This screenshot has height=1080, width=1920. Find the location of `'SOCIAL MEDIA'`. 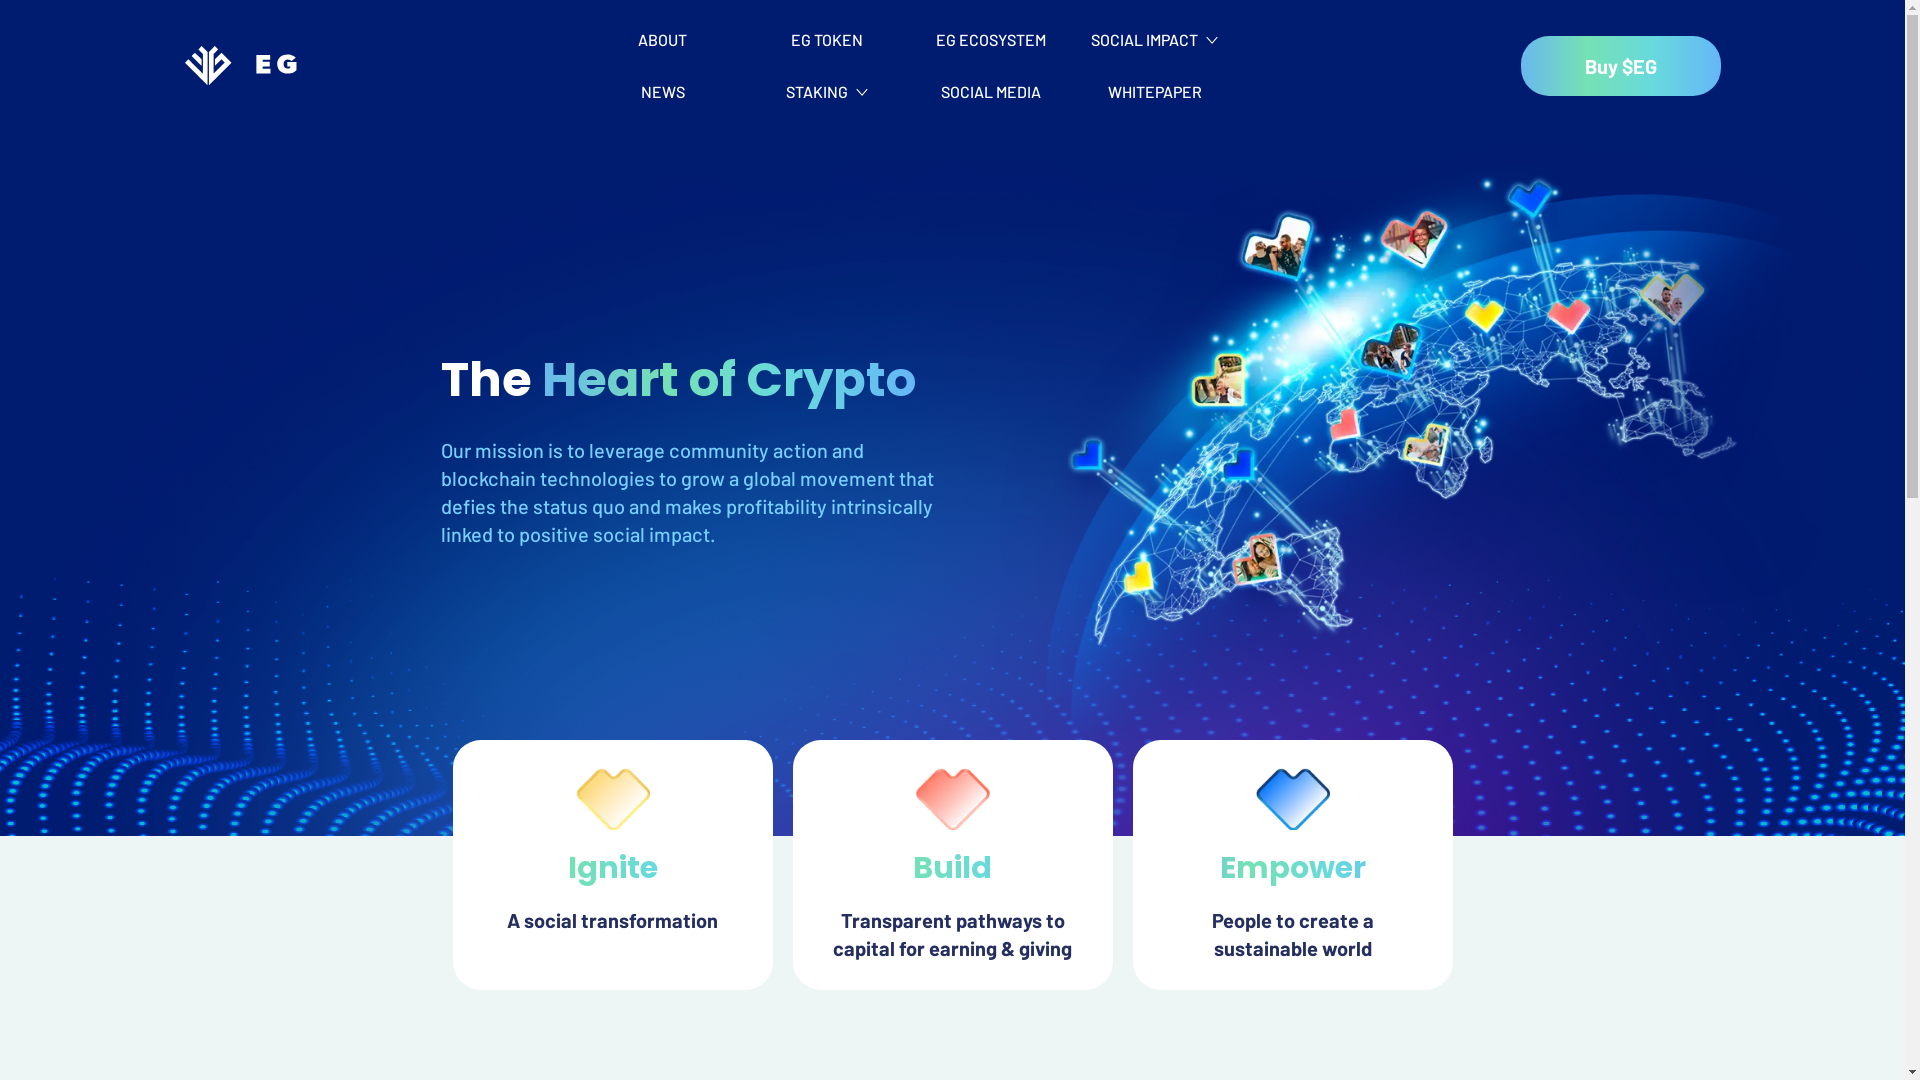

'SOCIAL MEDIA' is located at coordinates (989, 92).